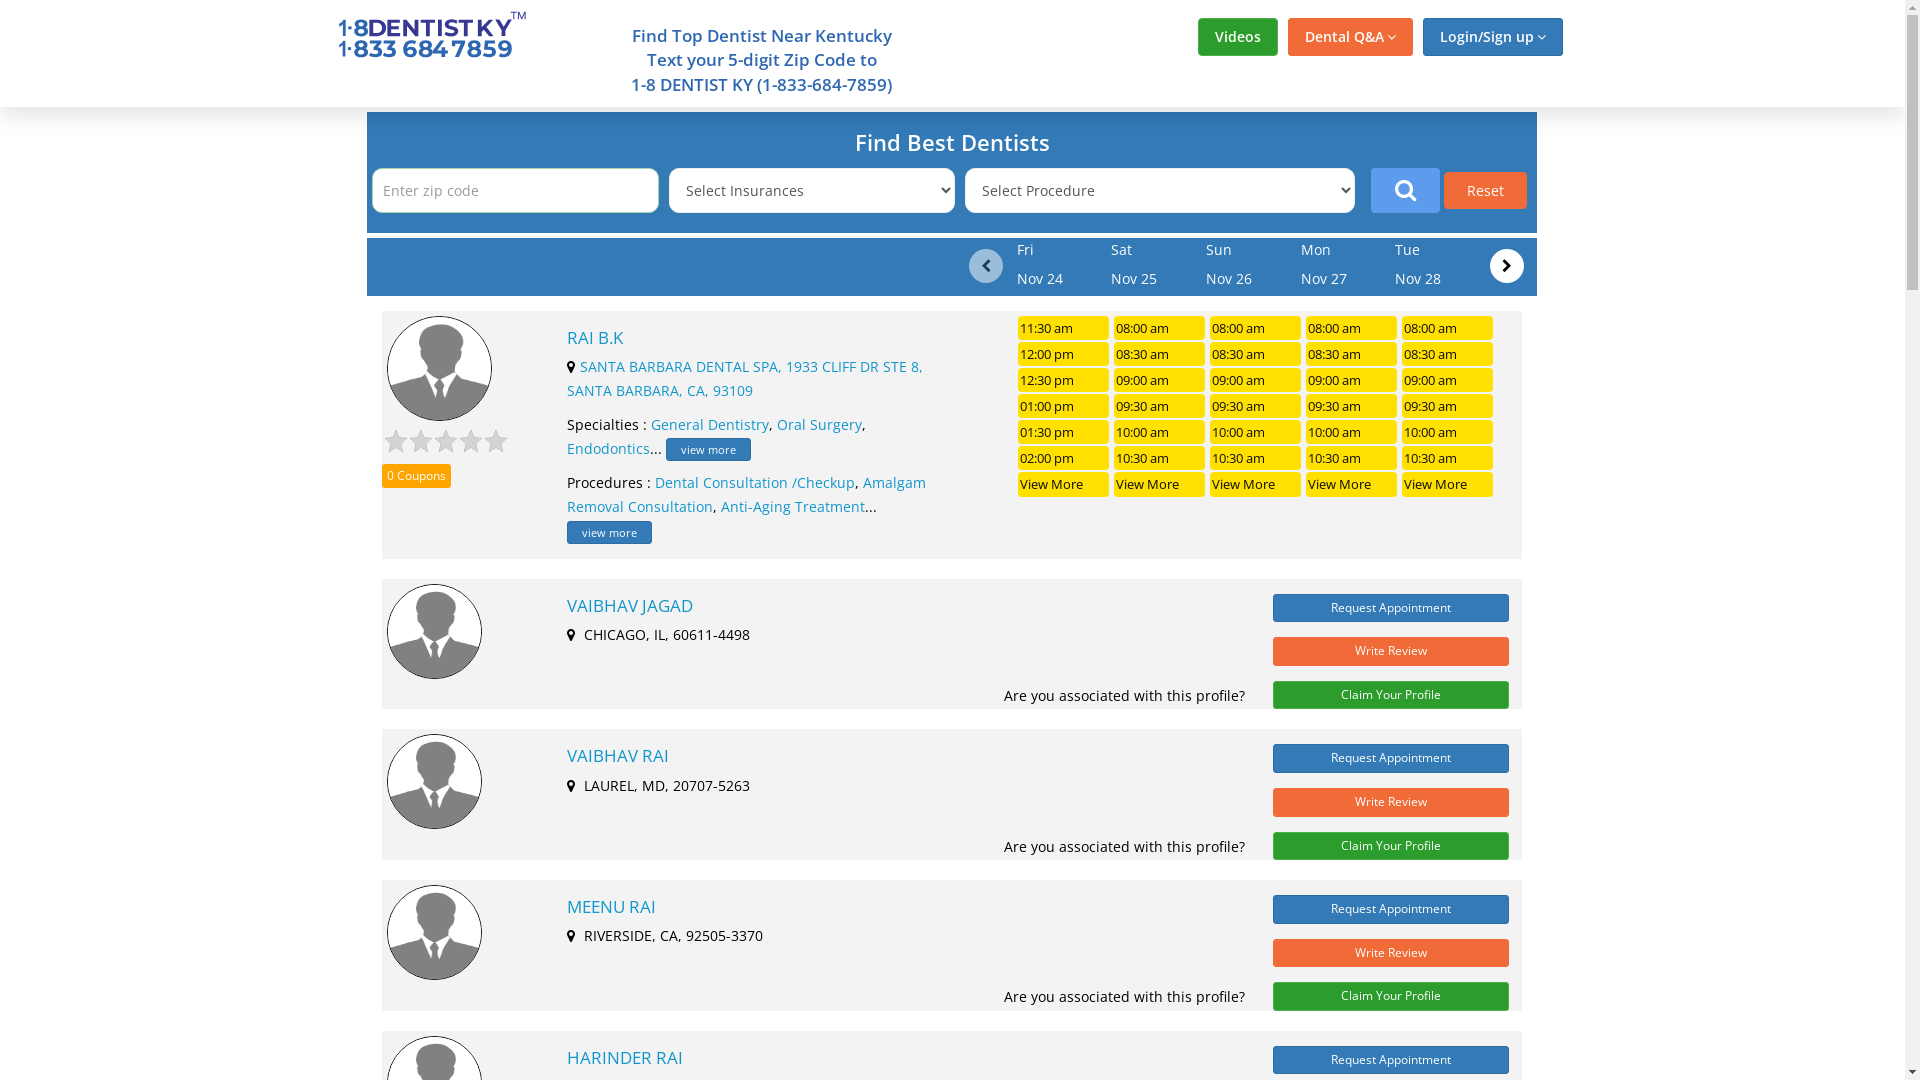  Describe the element at coordinates (1271, 694) in the screenshot. I see `'Claim Your Profile'` at that location.